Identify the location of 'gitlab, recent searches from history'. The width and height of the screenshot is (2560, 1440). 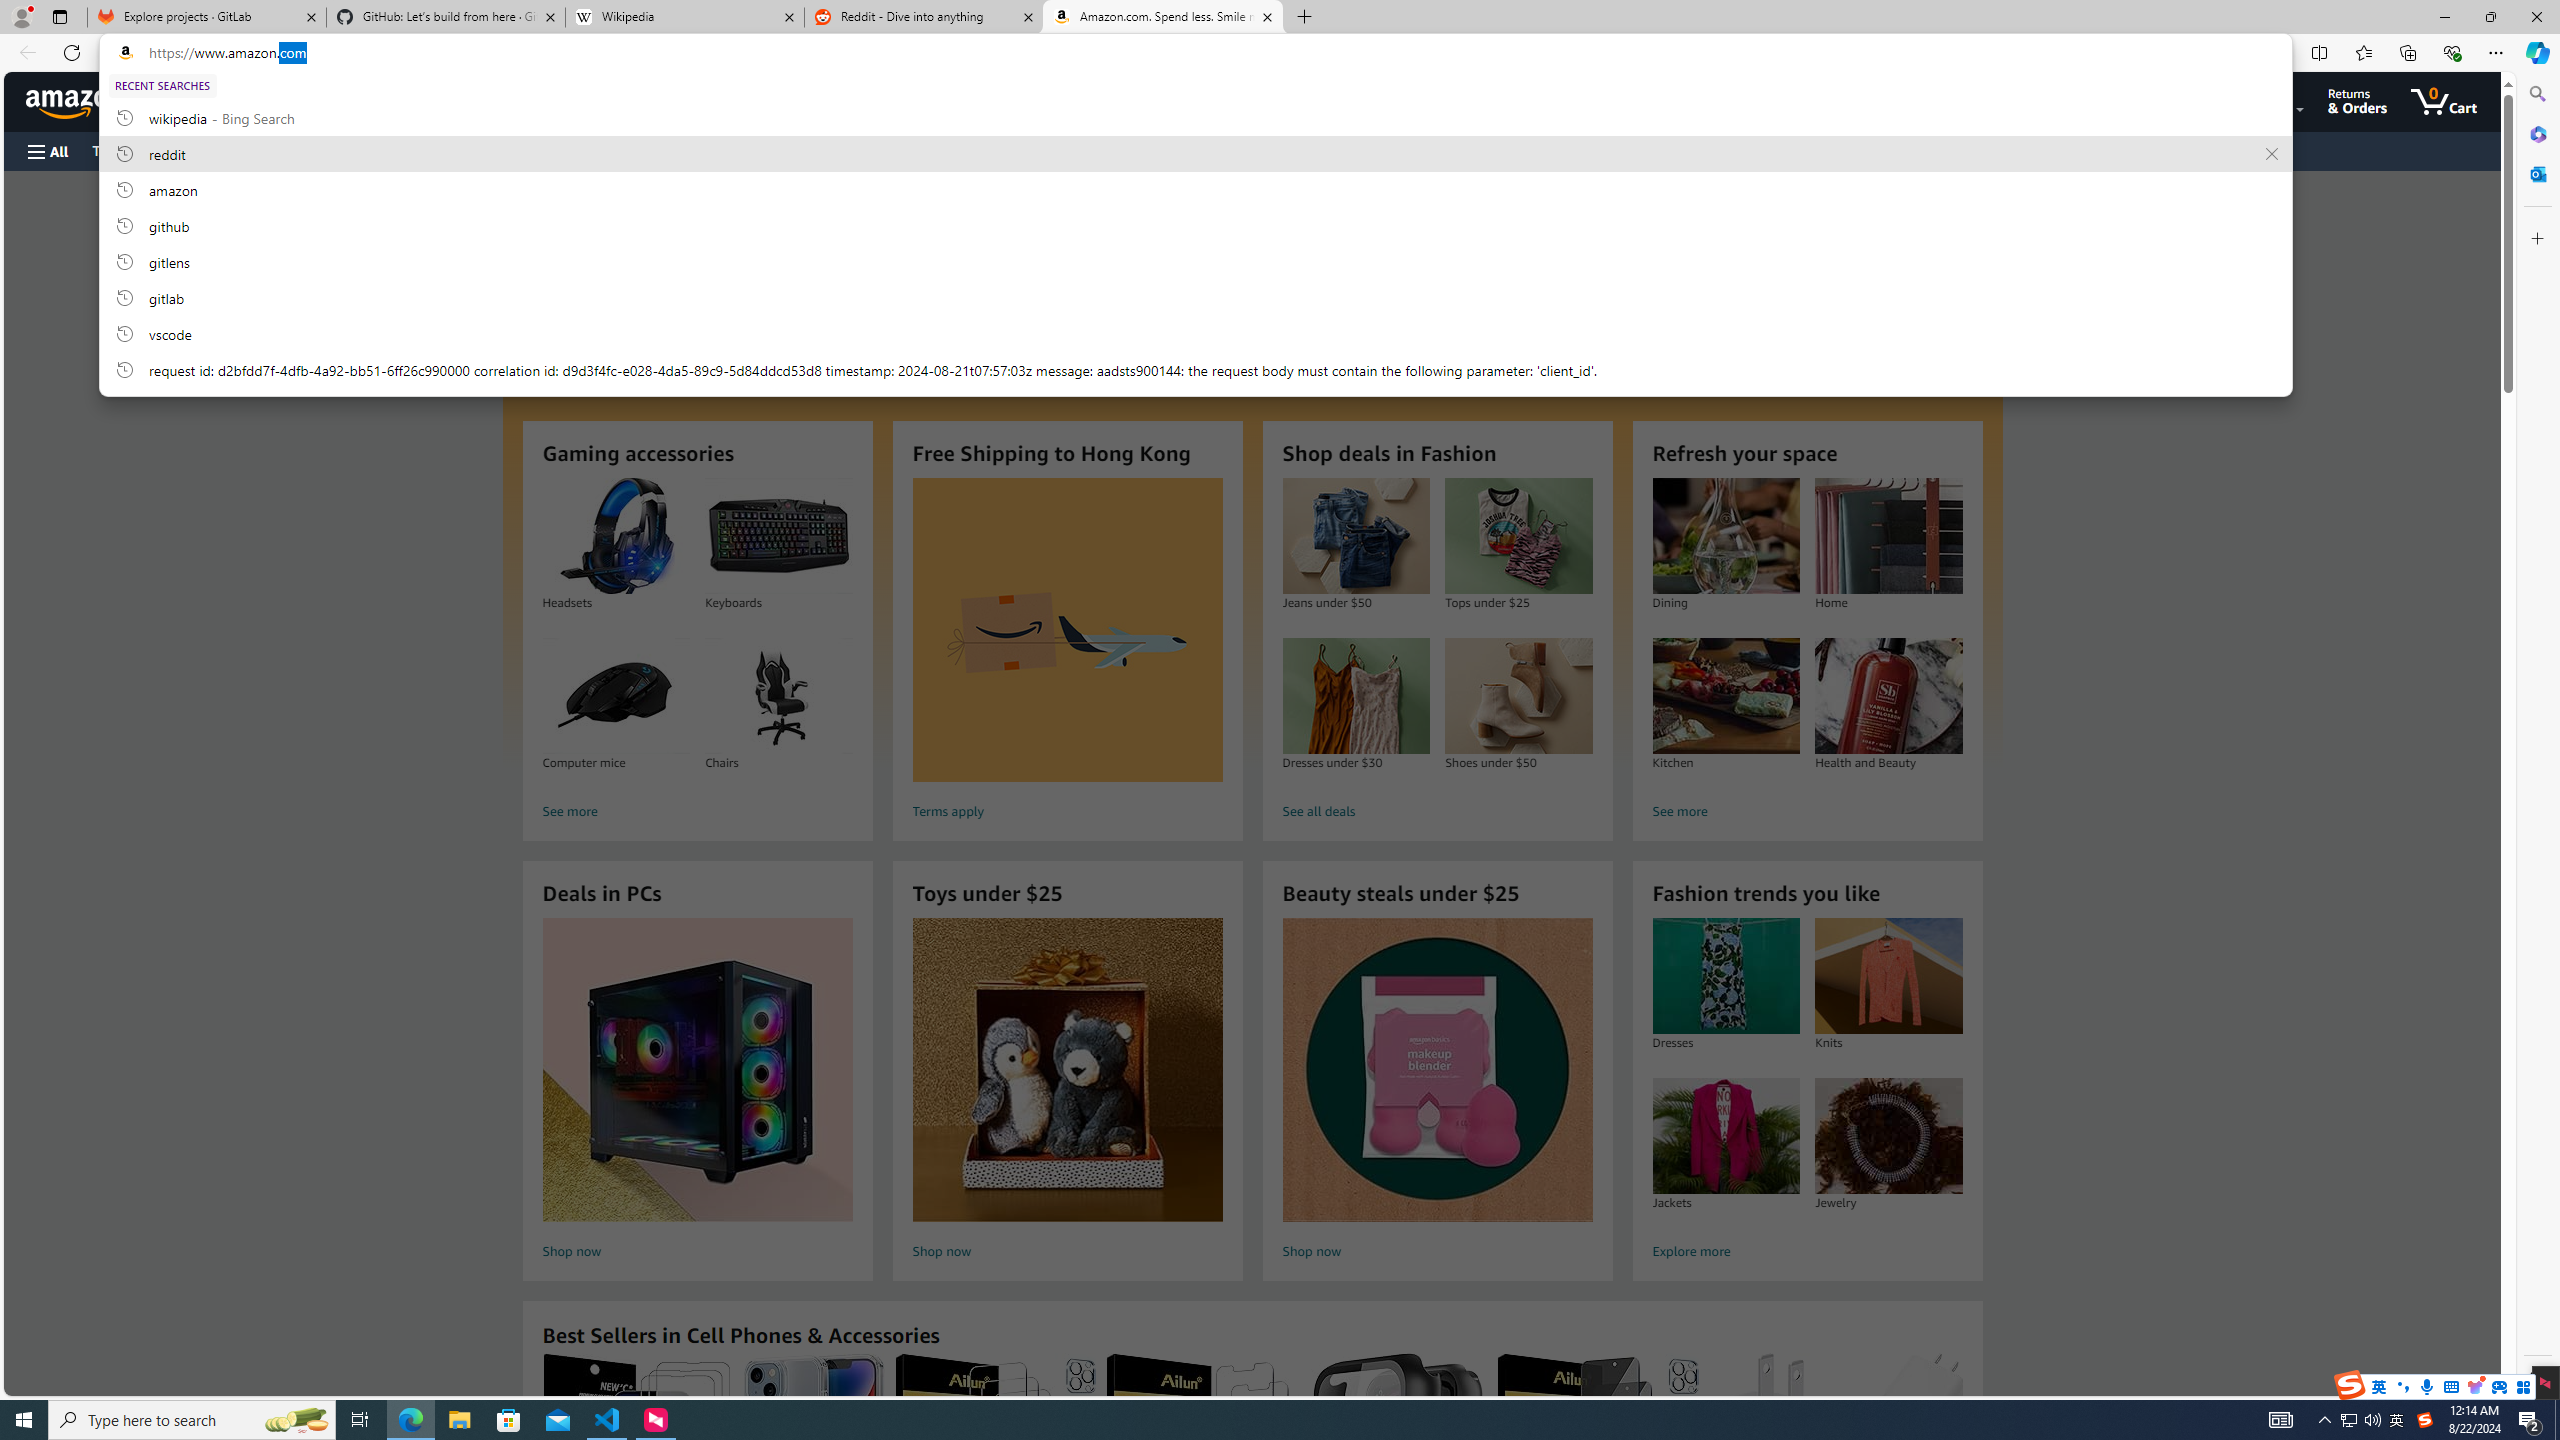
(1194, 296).